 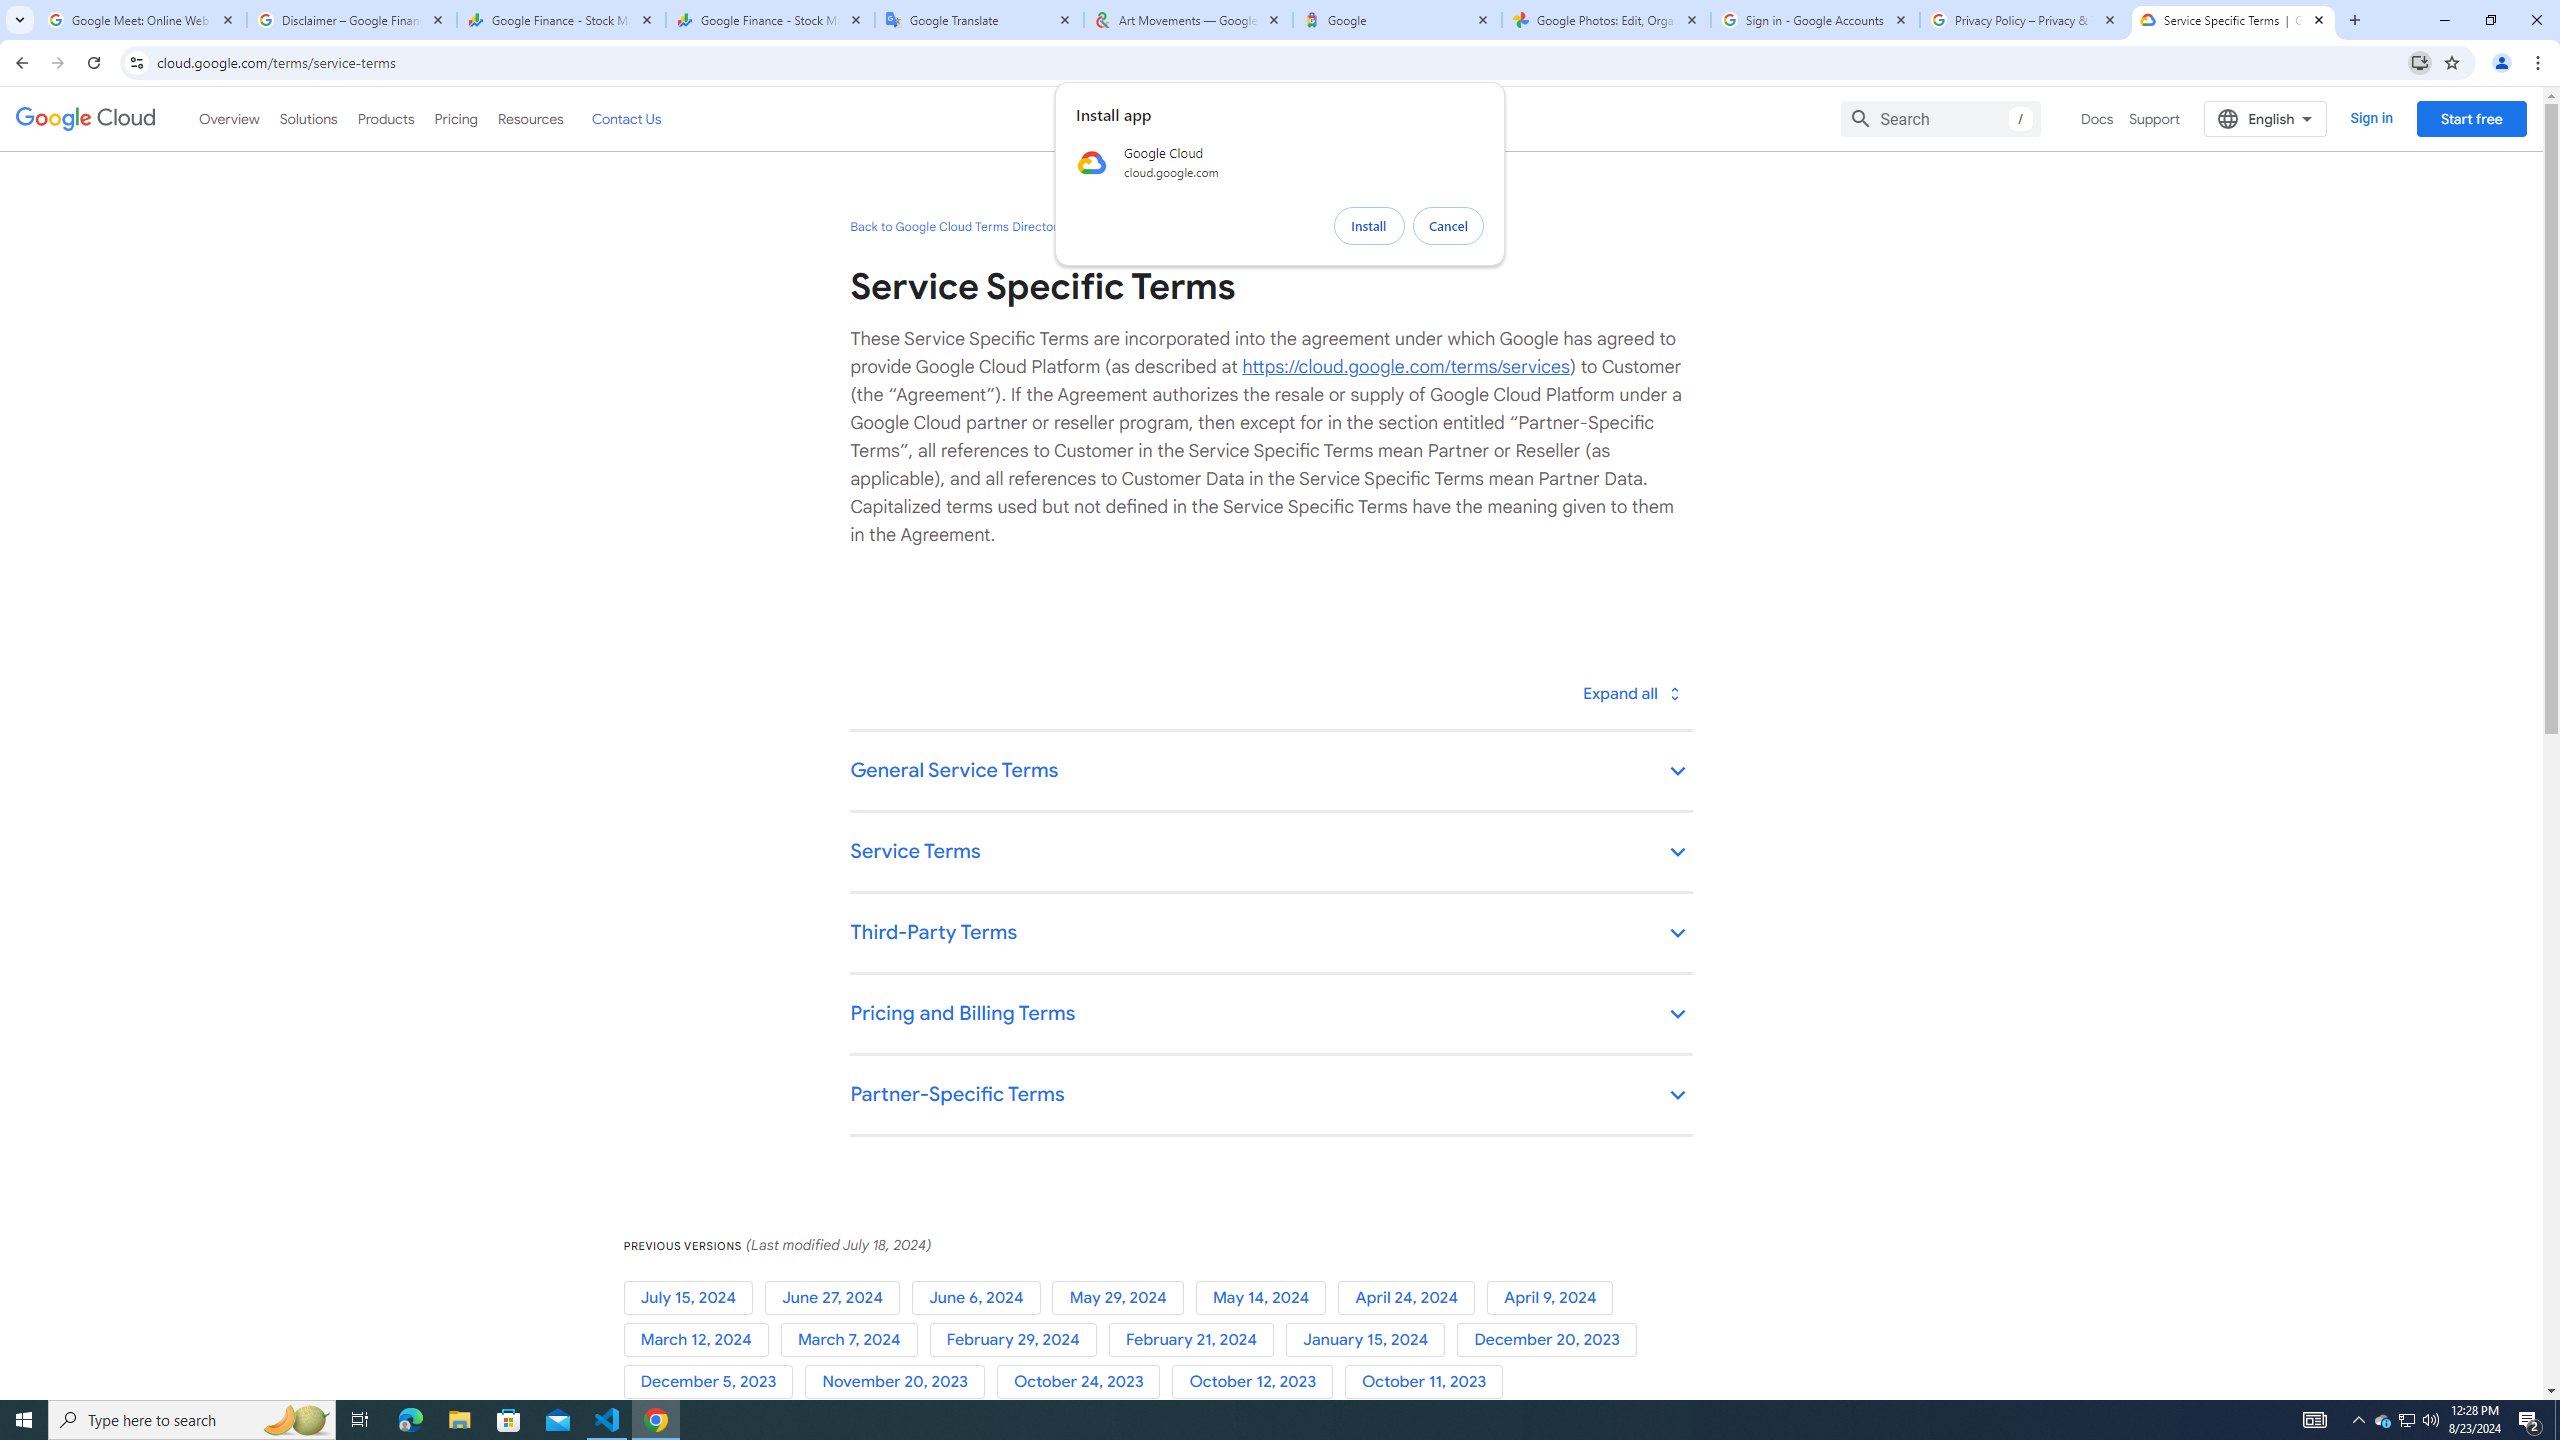 I want to click on 'March 12, 2024', so click(x=701, y=1338).